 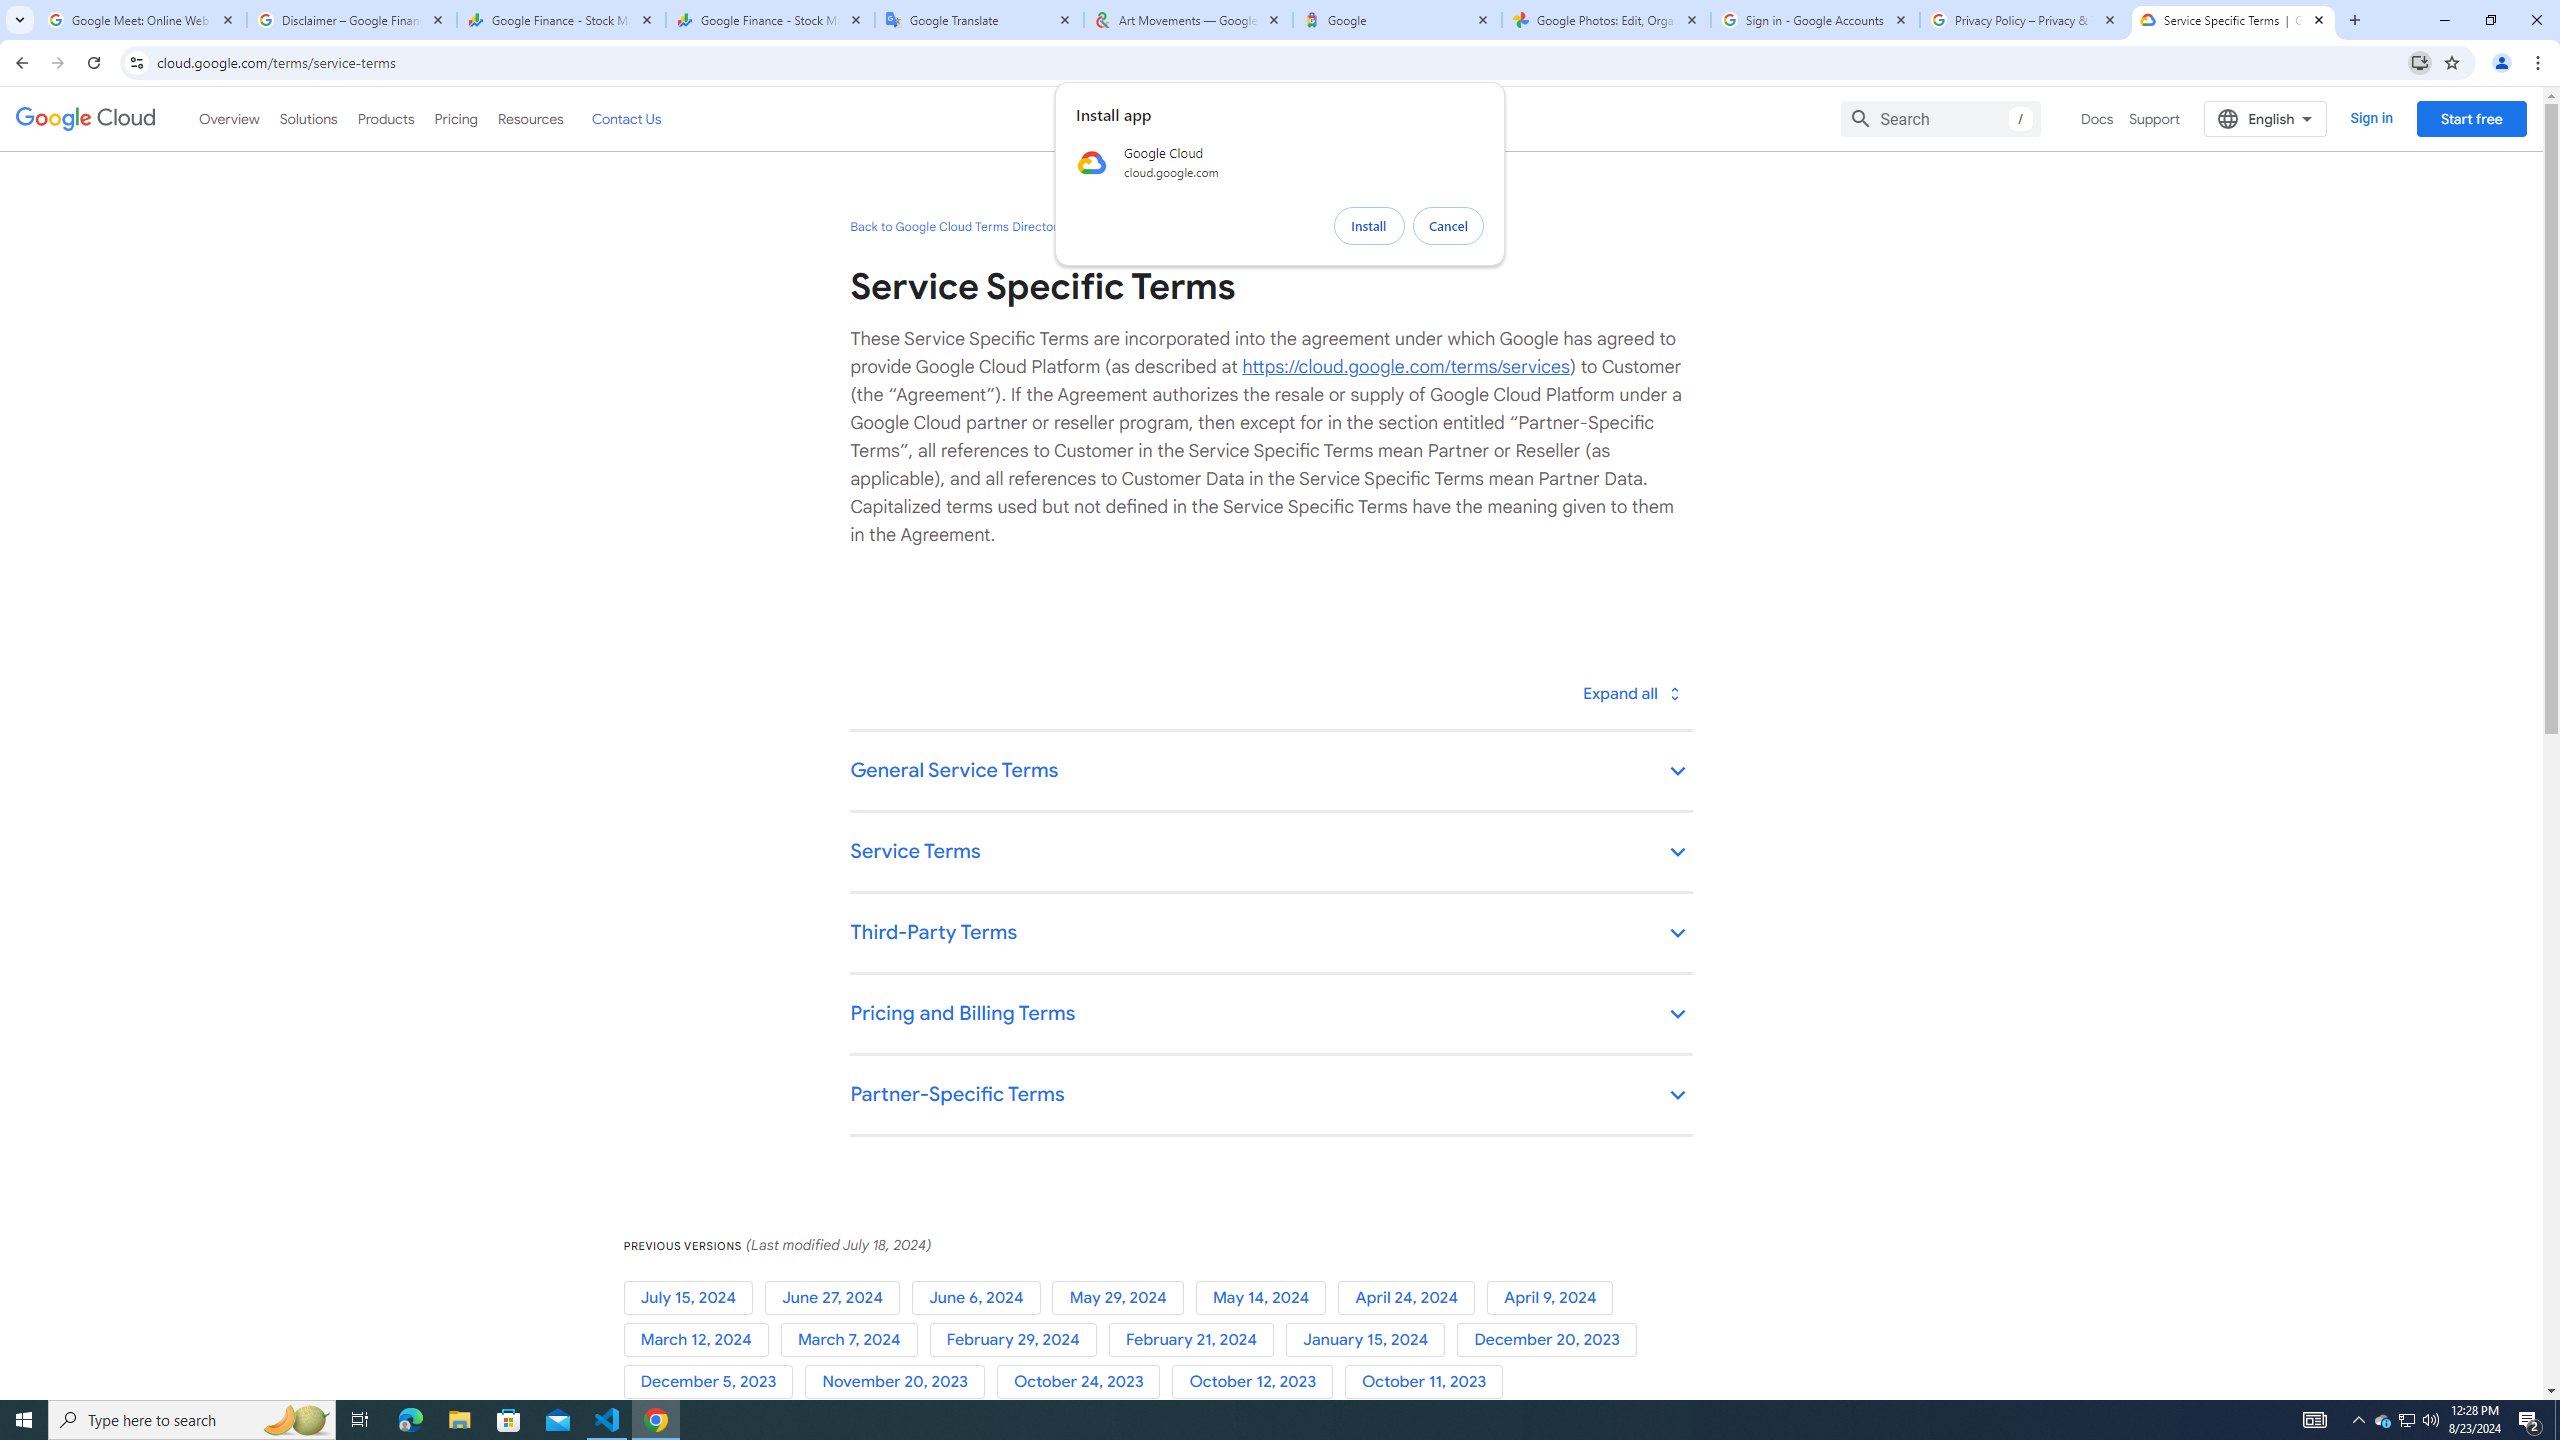 I want to click on 'March 12, 2024', so click(x=701, y=1338).